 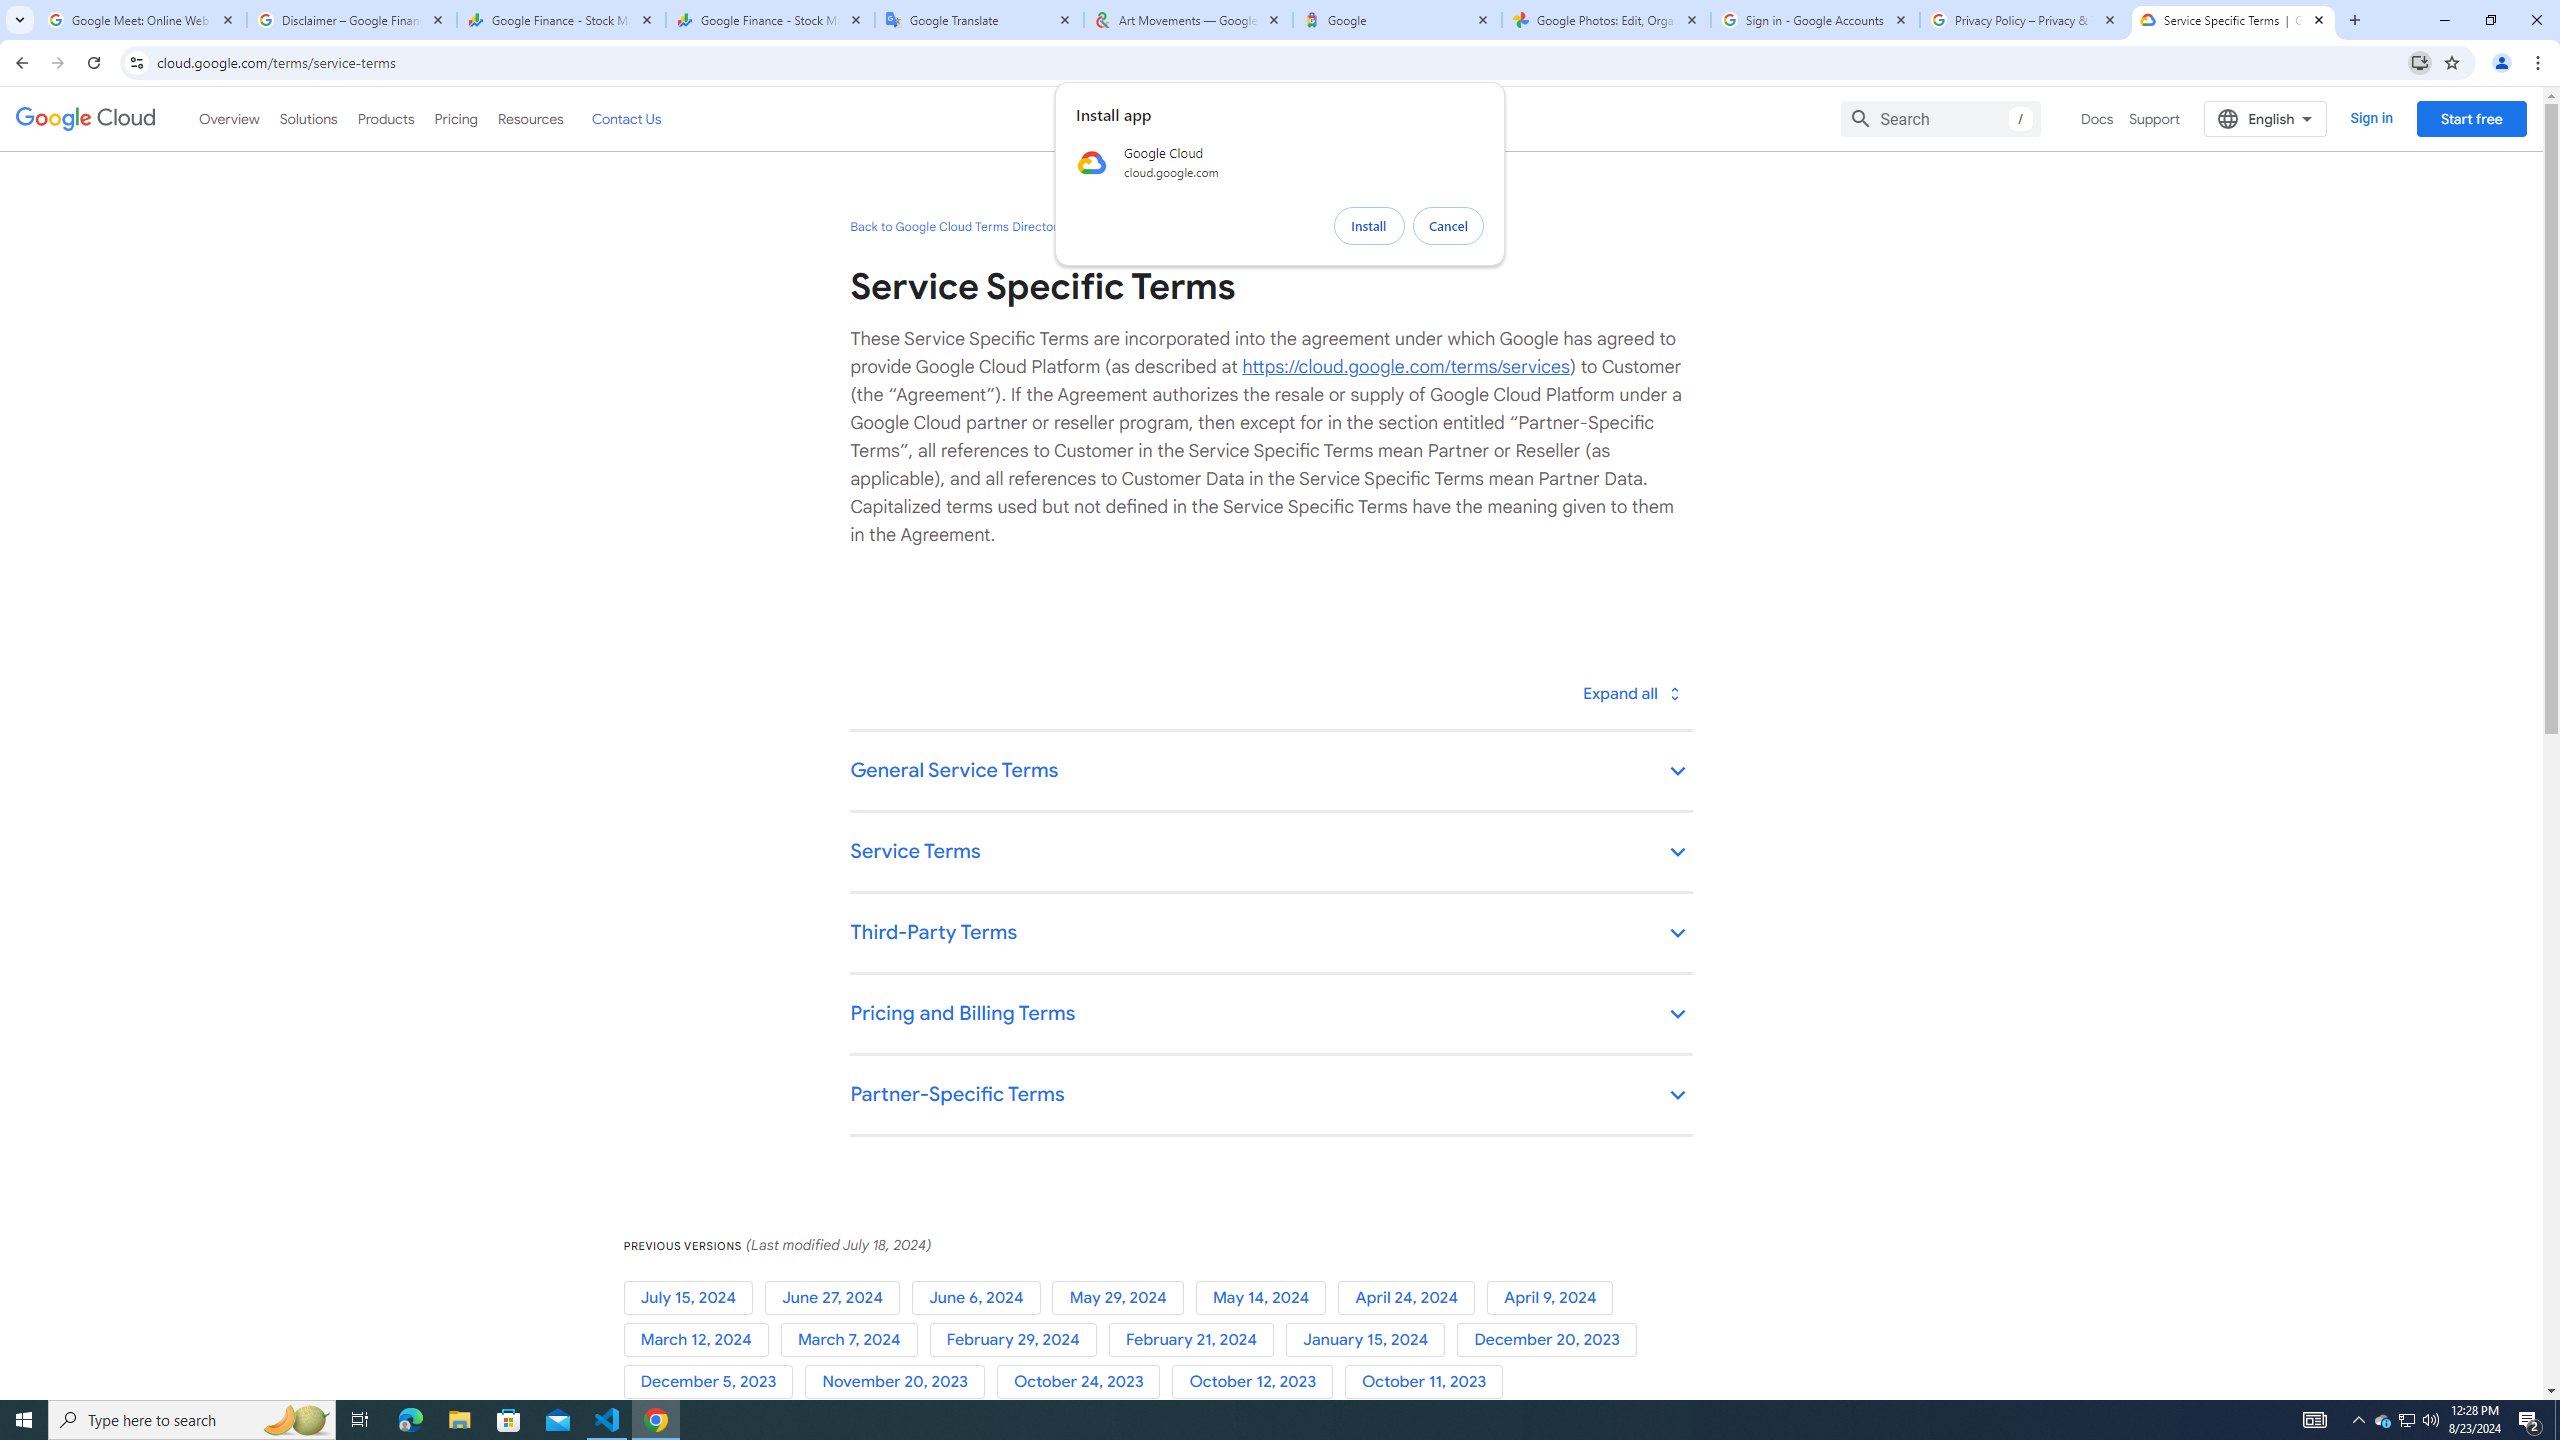 I want to click on 'March 12, 2024', so click(x=701, y=1338).